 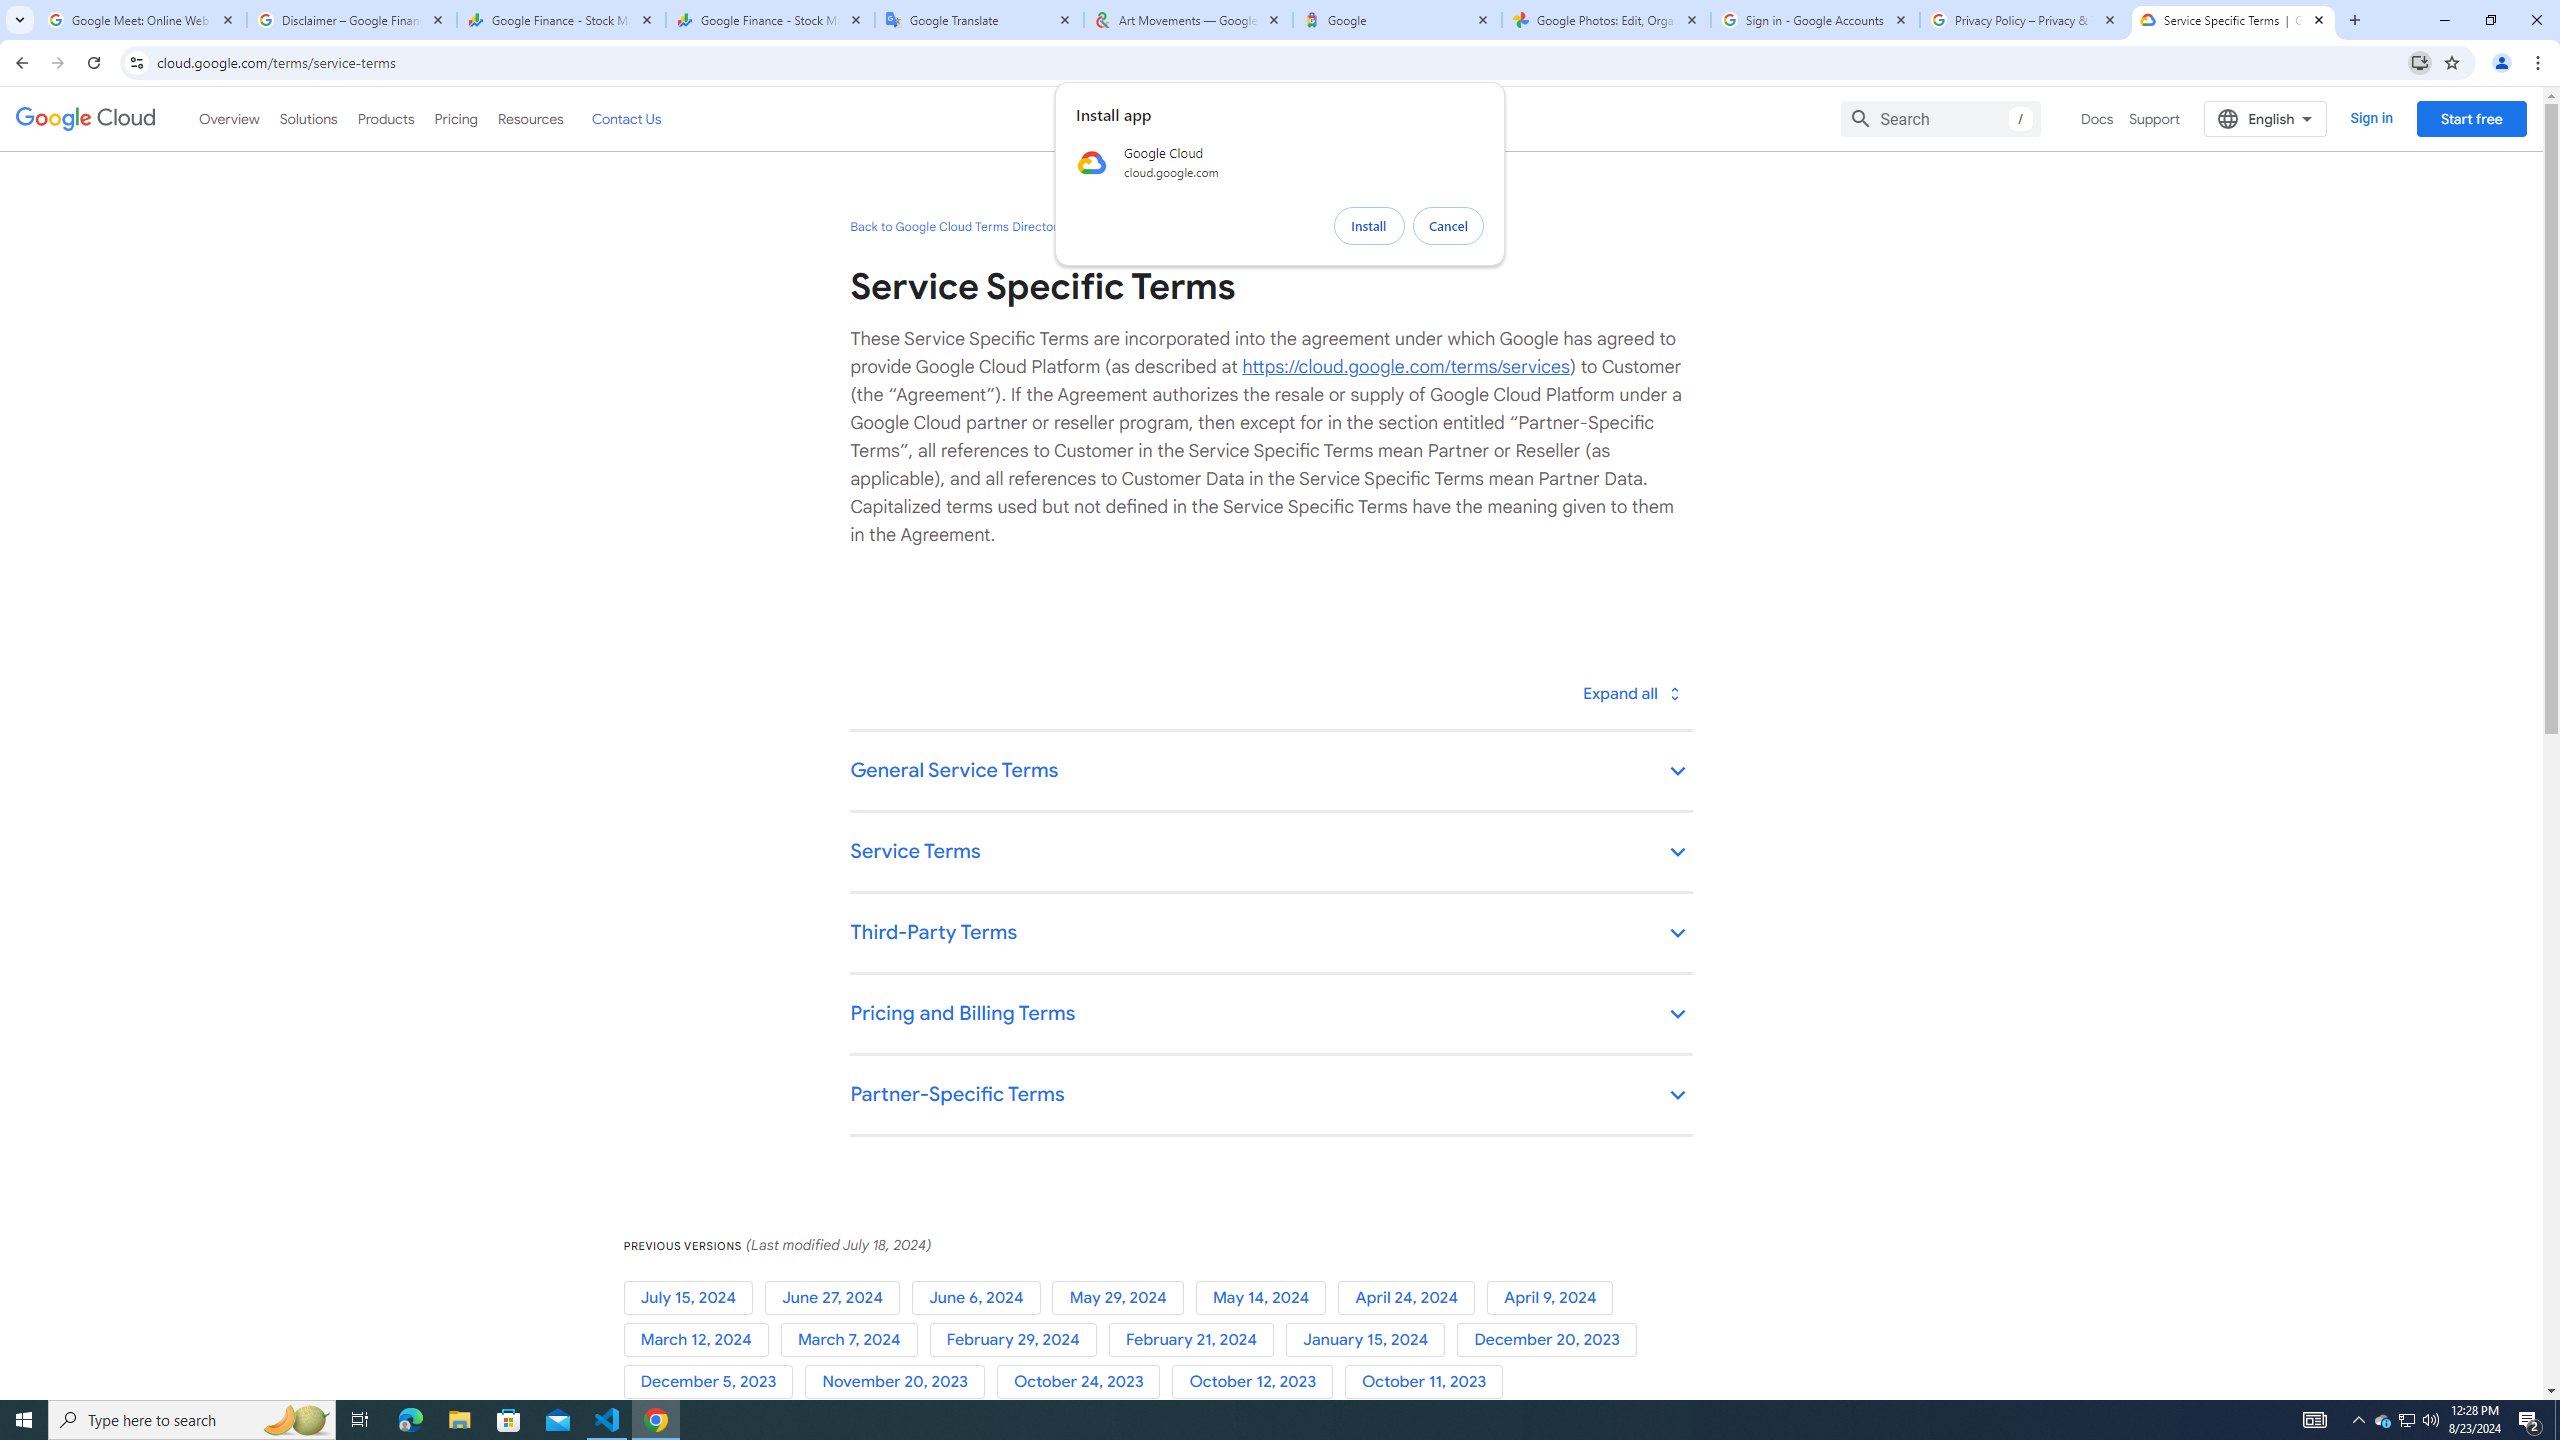 I want to click on 'March 12, 2024', so click(x=701, y=1338).